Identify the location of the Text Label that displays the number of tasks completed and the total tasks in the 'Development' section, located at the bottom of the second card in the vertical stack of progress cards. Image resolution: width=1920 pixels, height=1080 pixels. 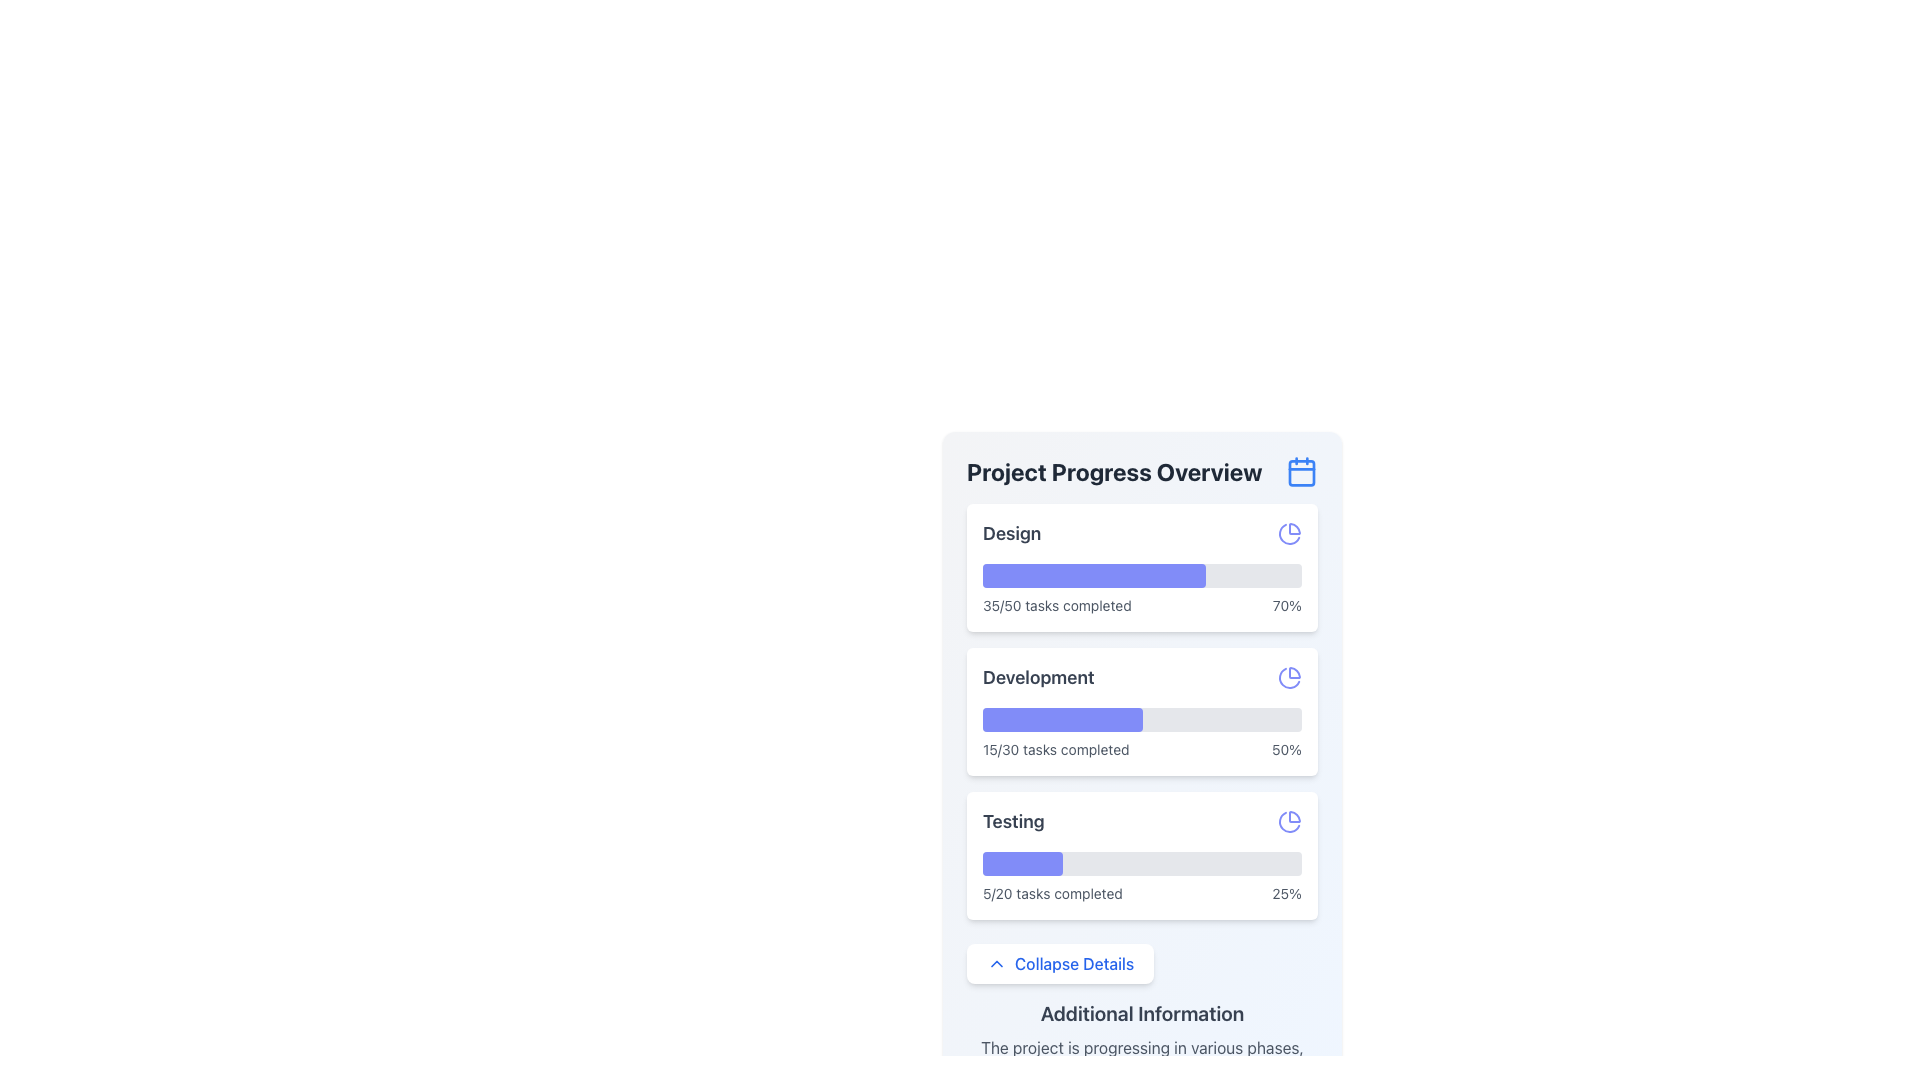
(1055, 749).